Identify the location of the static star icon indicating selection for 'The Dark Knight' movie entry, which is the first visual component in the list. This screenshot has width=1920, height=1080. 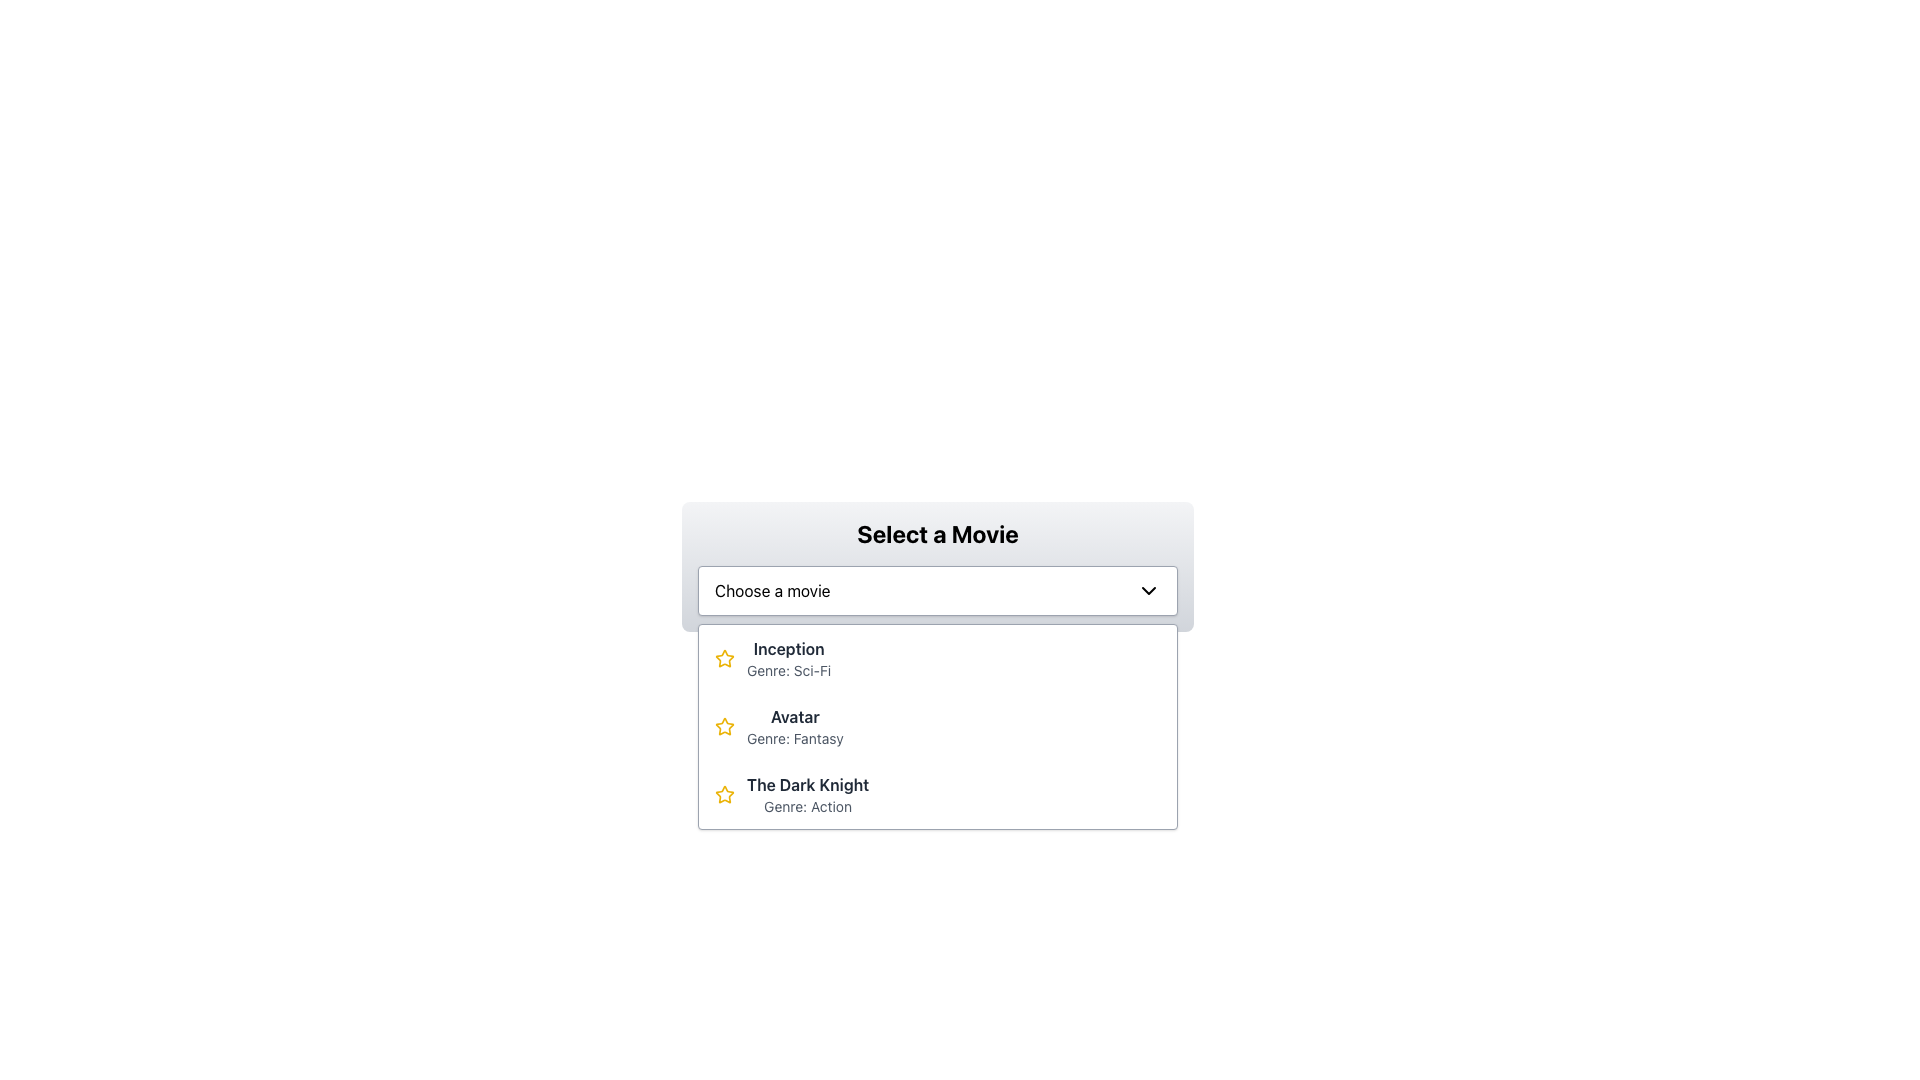
(723, 793).